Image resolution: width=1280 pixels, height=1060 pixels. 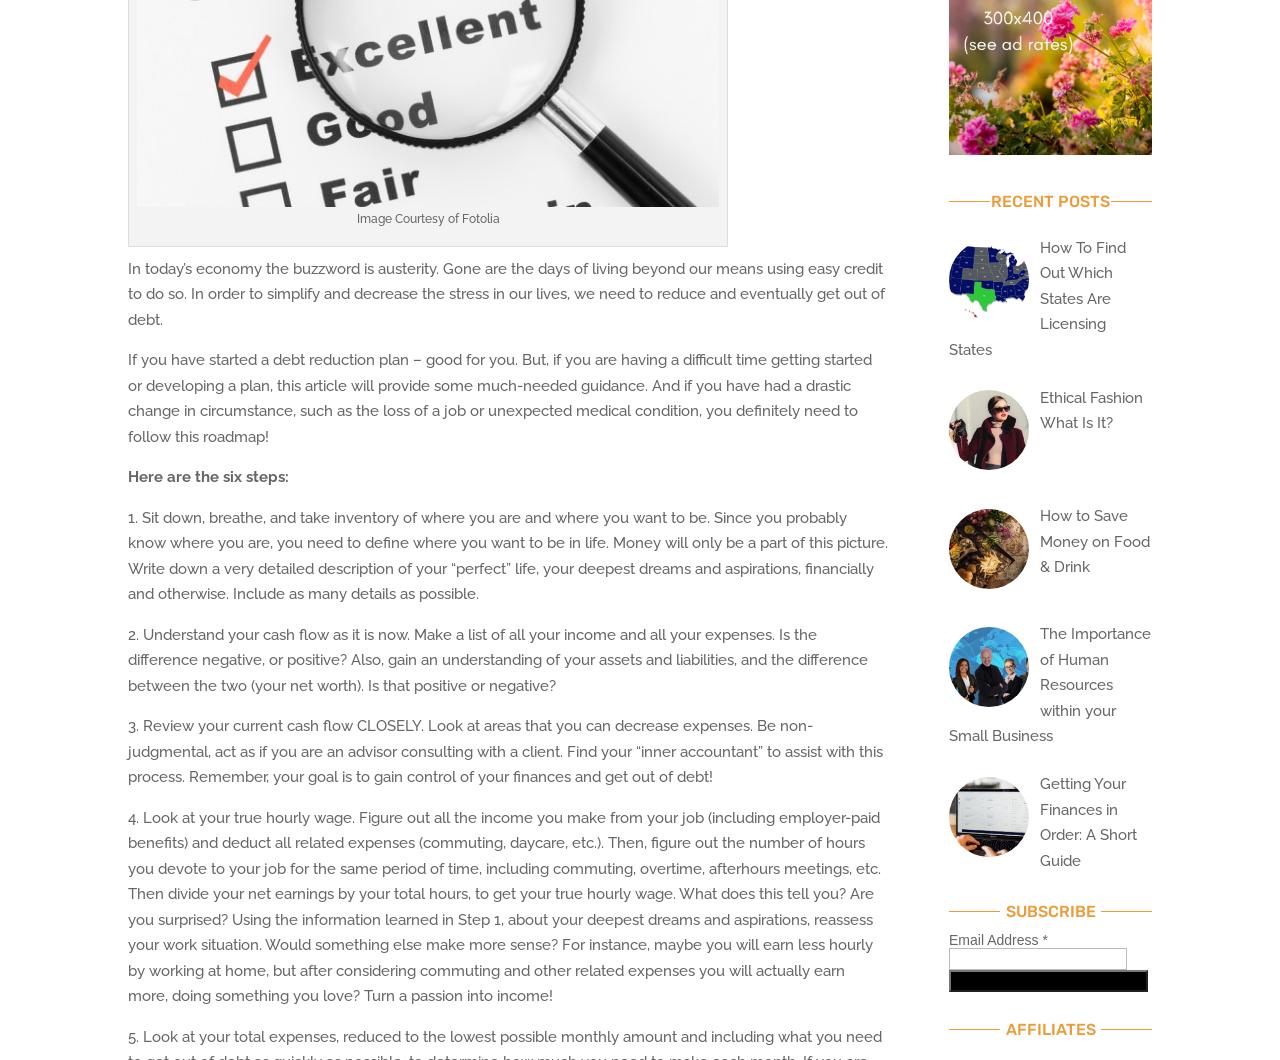 I want to click on '4. Look at your true hourly wage. Figure out all the income you make from your job (including employer-paid benefits) and deduct all related expenses (commuting, daycare, etc.). Then, figure out the number of hours you devote to your job for the same period of time, including commuting, overtime, afterhours meetings, etc. Then divide your net earnings by your total hours, to get your true hourly wage. What does this tell you? Are you surprised? Using the information learned in Step 1, about your deepest dreams and aspirations, reassess your work situation. Would something else make more sense? For instance, maybe you will earn less hourly by working at home, but after considering commuting and other related expenses you will actually earn more, doing something you love? Turn a passion into income!', so click(x=504, y=906).